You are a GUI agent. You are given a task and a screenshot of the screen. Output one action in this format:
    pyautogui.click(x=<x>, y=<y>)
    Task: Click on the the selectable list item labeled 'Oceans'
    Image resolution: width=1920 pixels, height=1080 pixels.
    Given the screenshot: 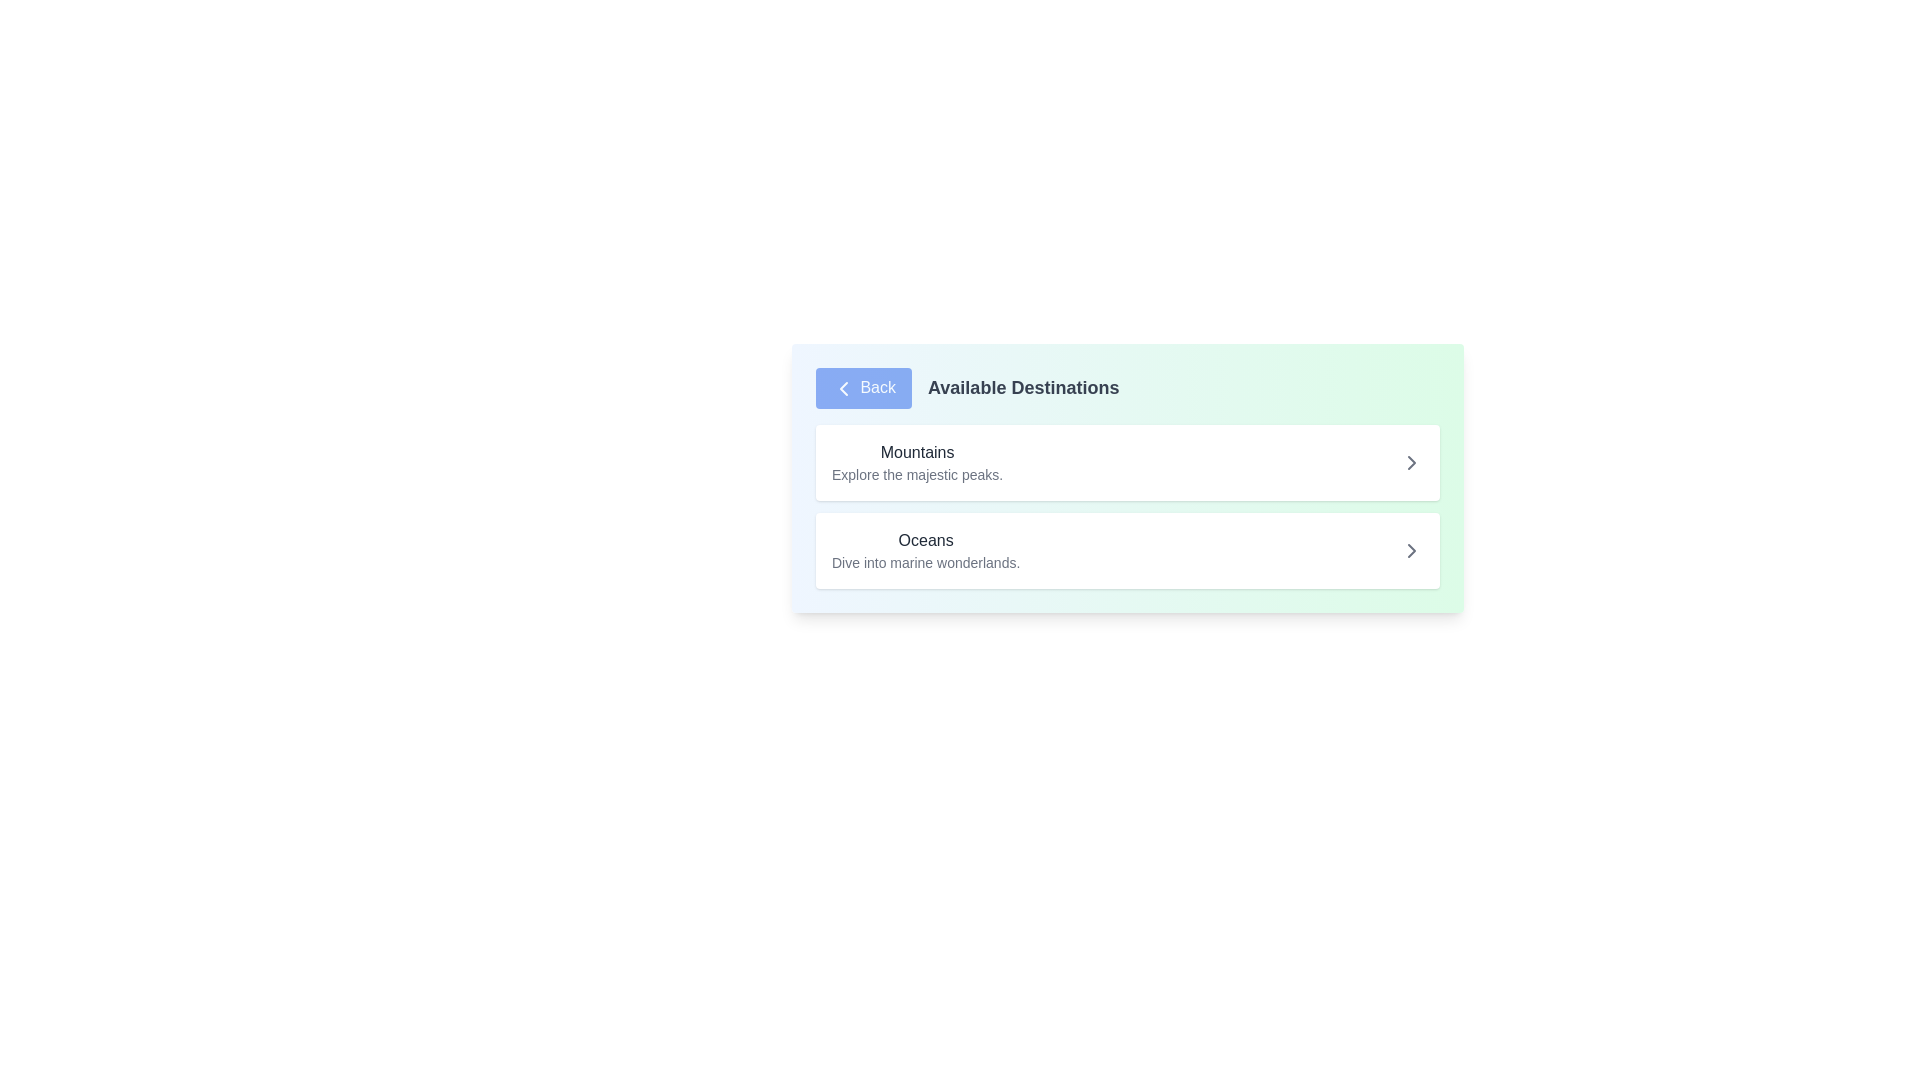 What is the action you would take?
    pyautogui.click(x=1128, y=550)
    